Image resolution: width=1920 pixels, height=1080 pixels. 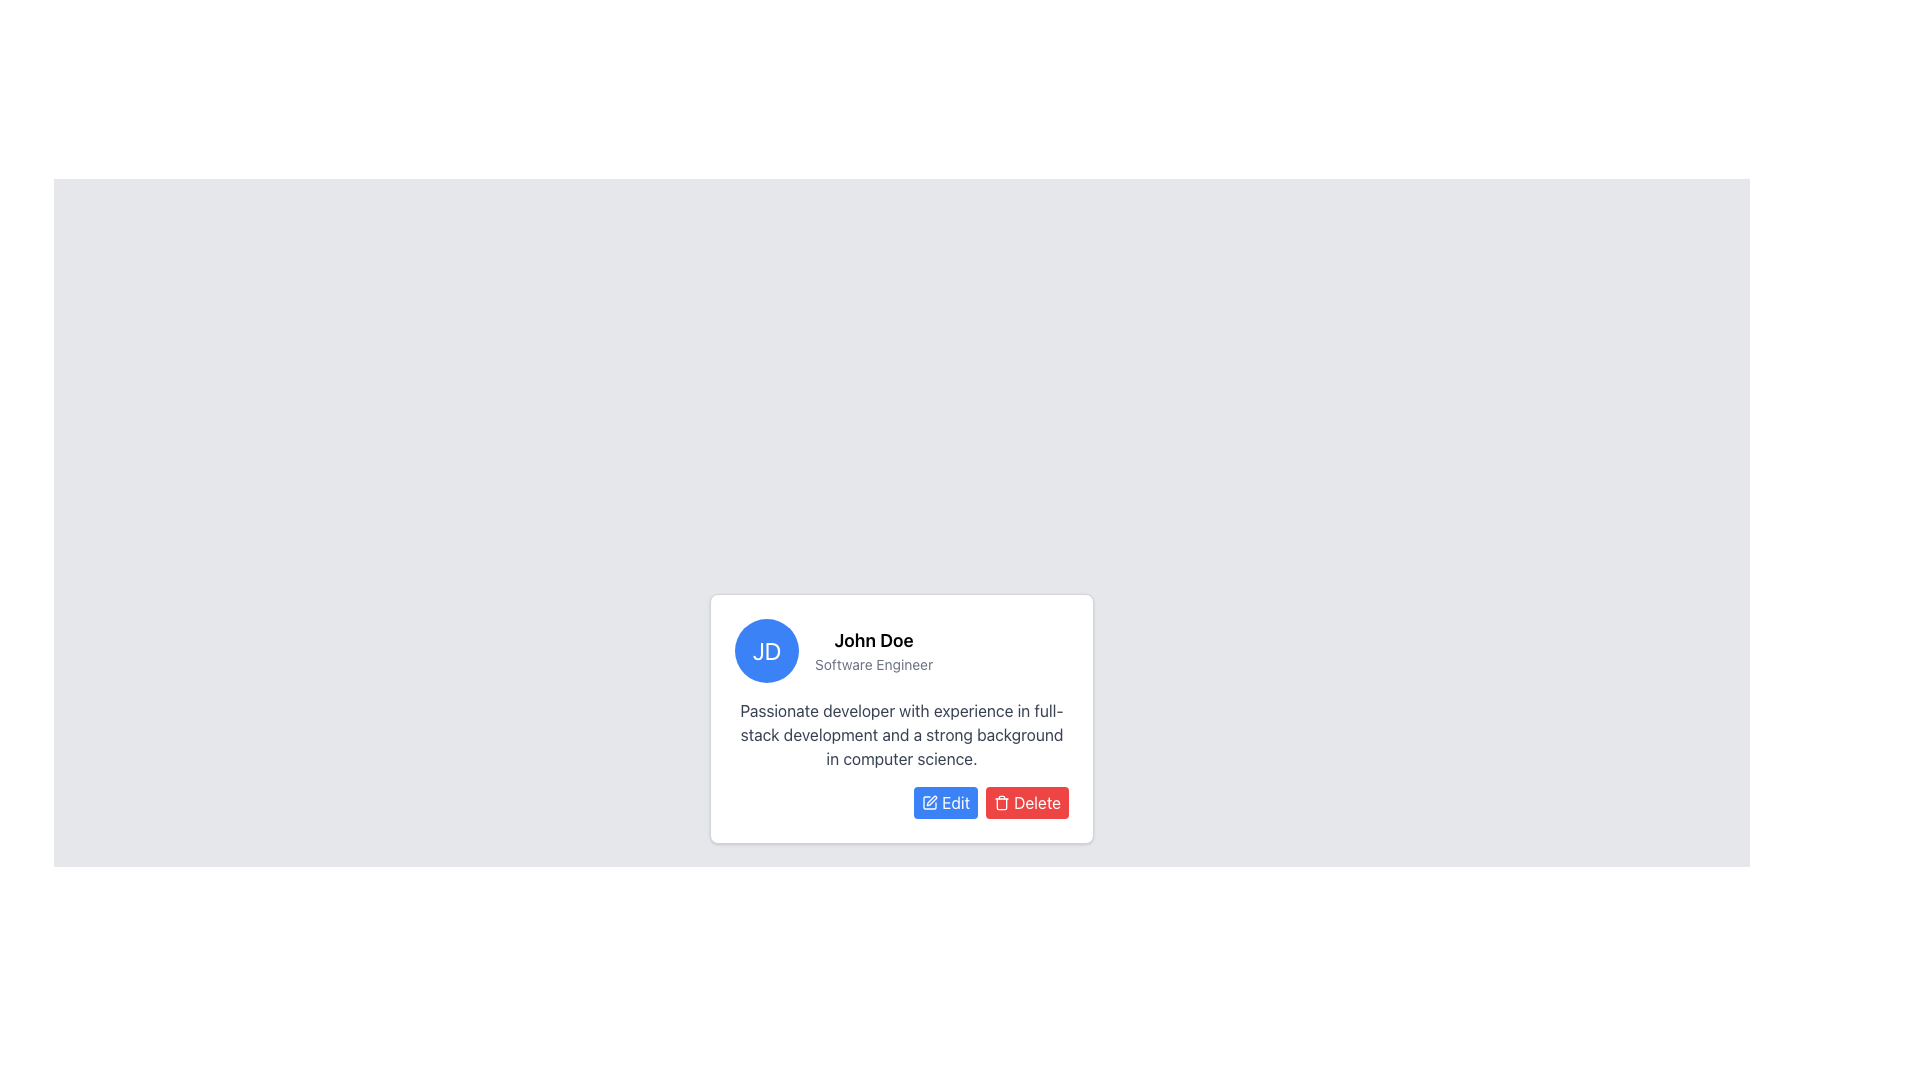 I want to click on the delete button located at the bottom-right of the card, to the right of the 'Edit' button, so click(x=1027, y=801).